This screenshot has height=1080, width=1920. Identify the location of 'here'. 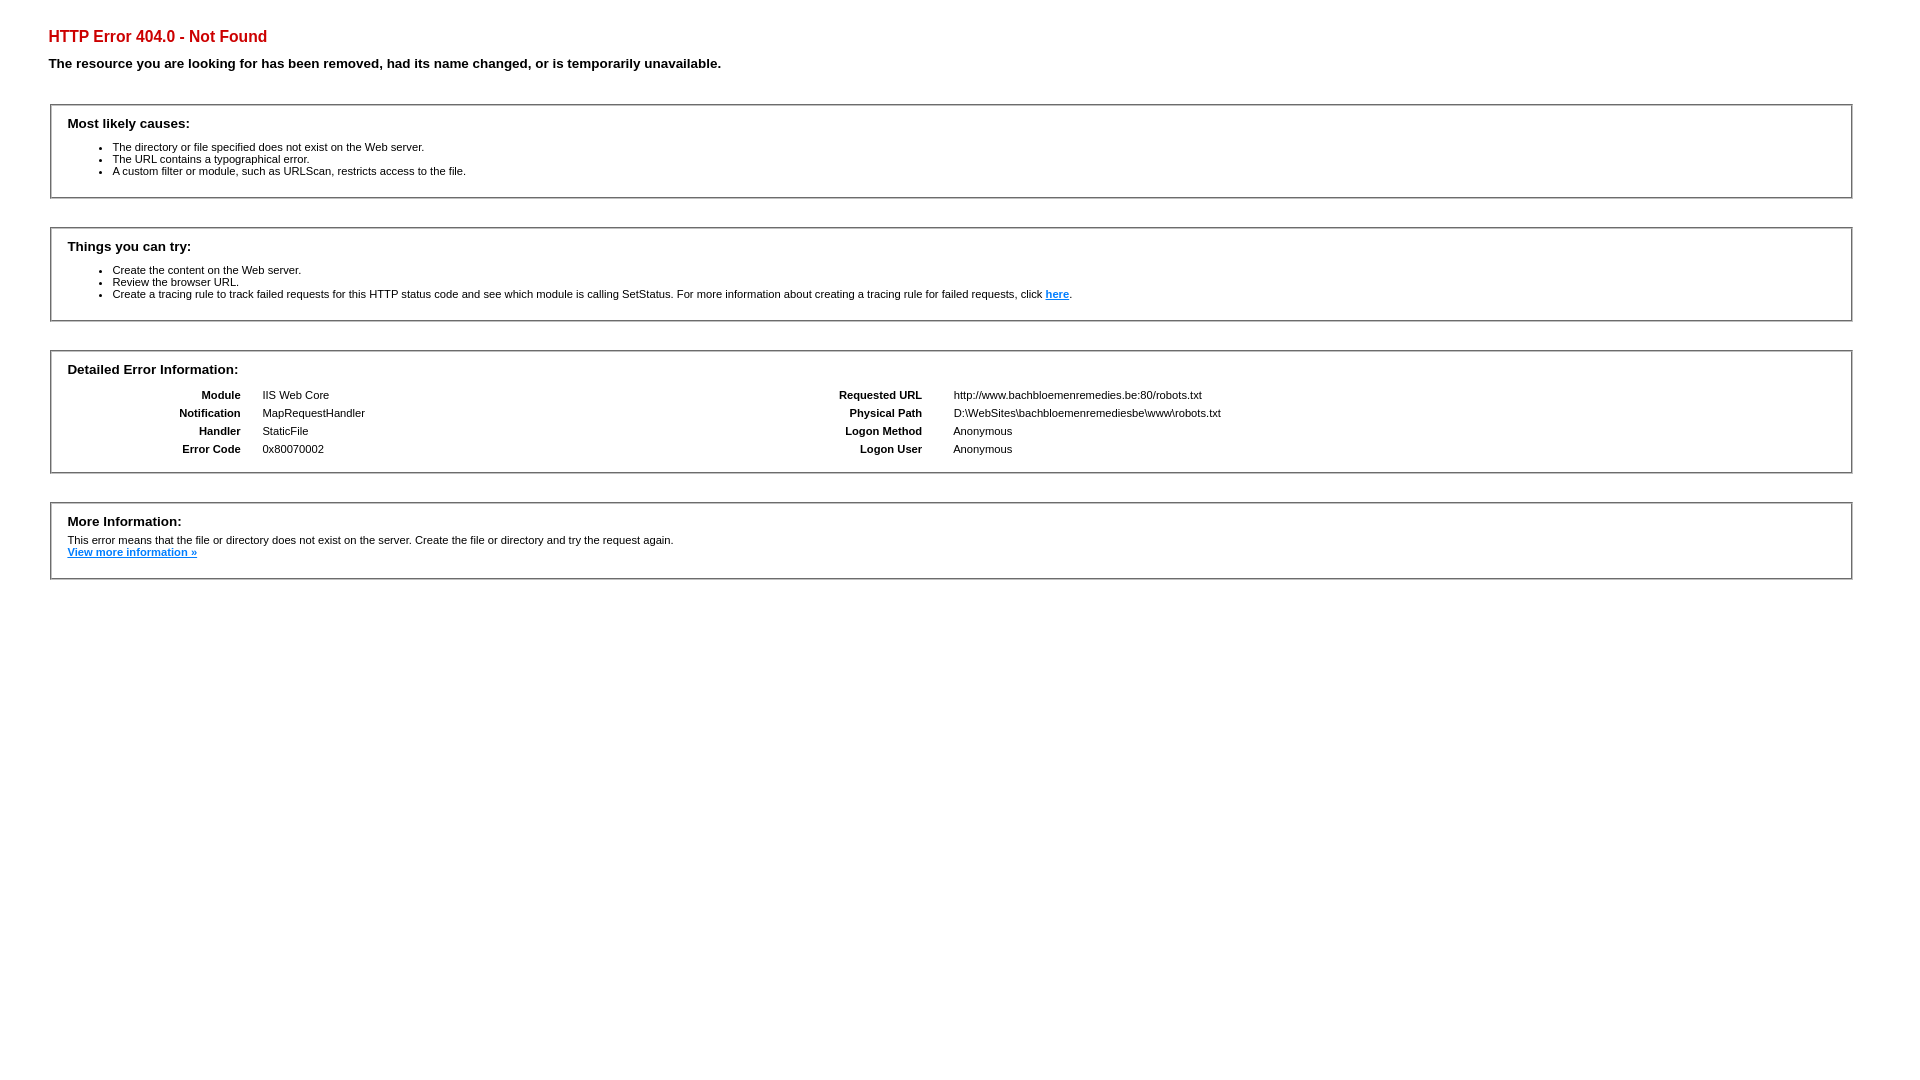
(1045, 293).